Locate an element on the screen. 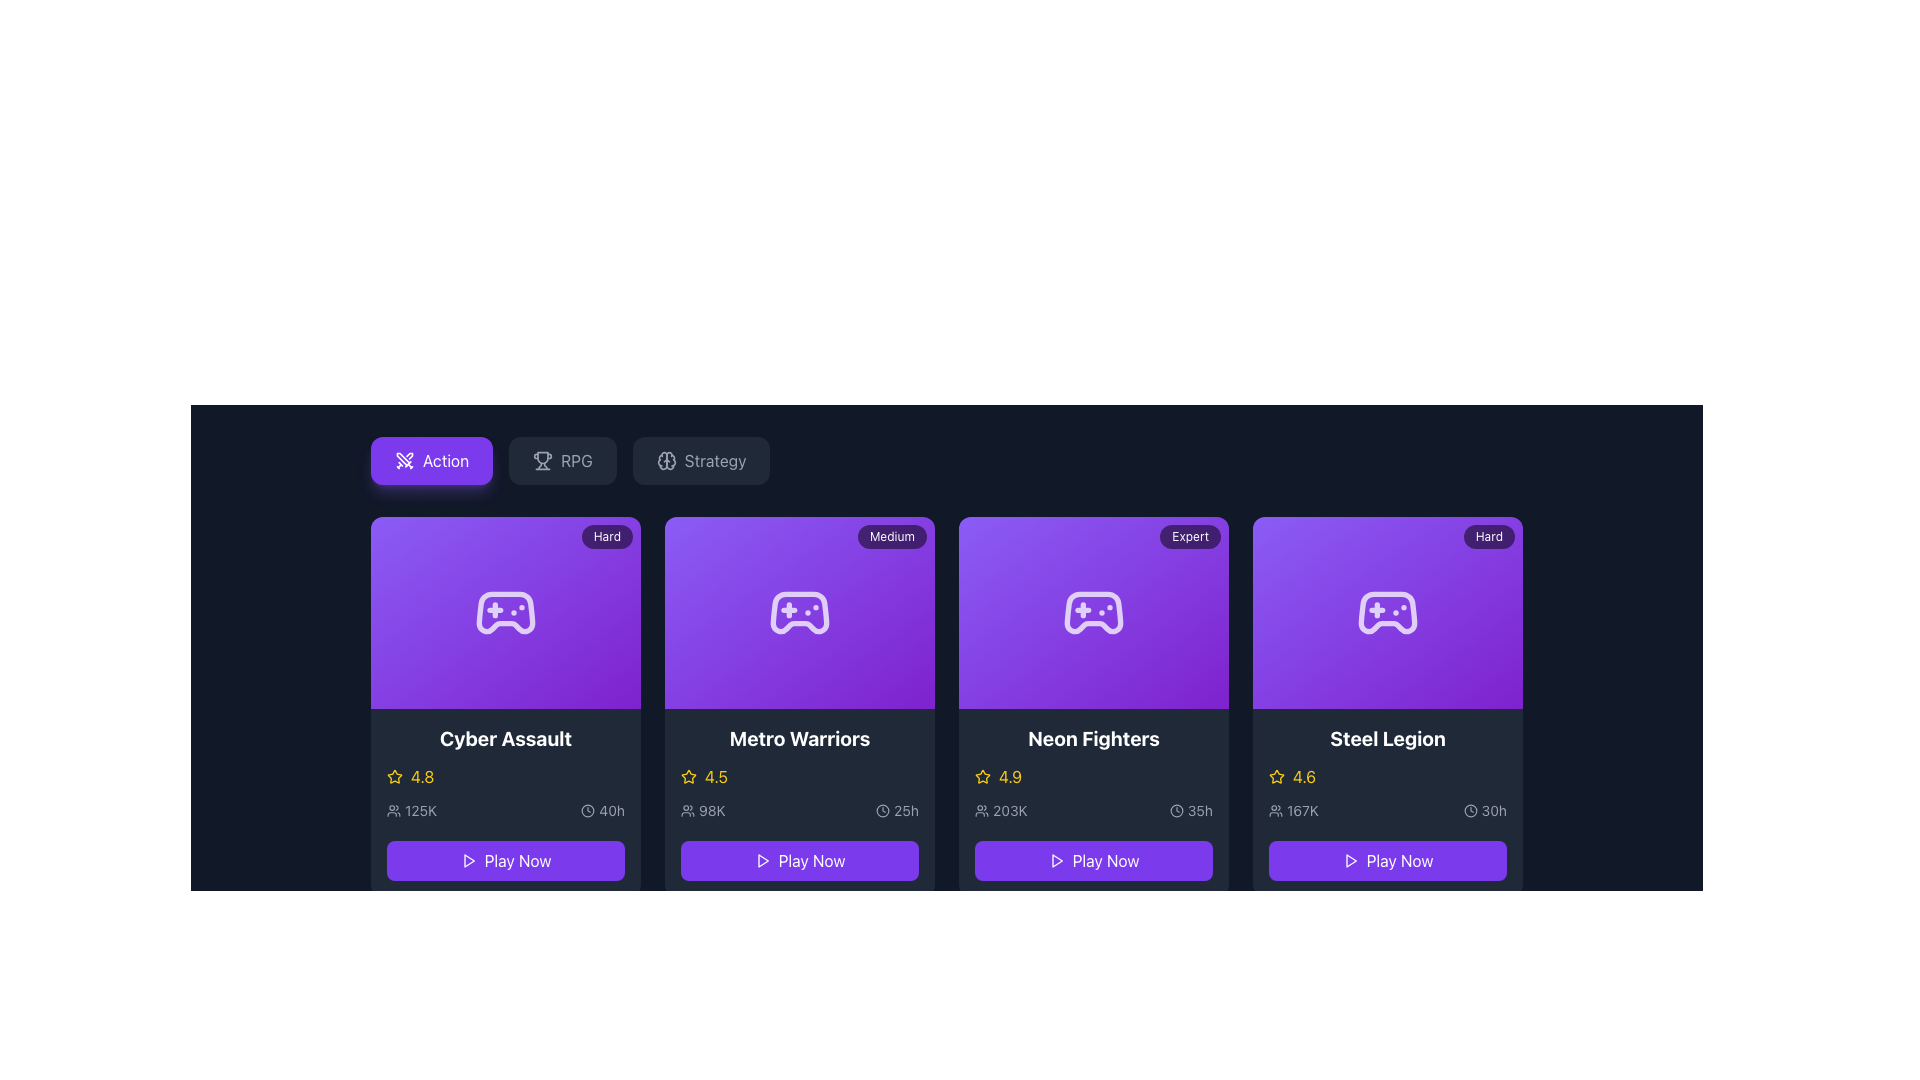  the time duration displayed next to the clock icon in the lower-right part of the 'Cyber Assault' card, which shows '40h' is located at coordinates (602, 810).